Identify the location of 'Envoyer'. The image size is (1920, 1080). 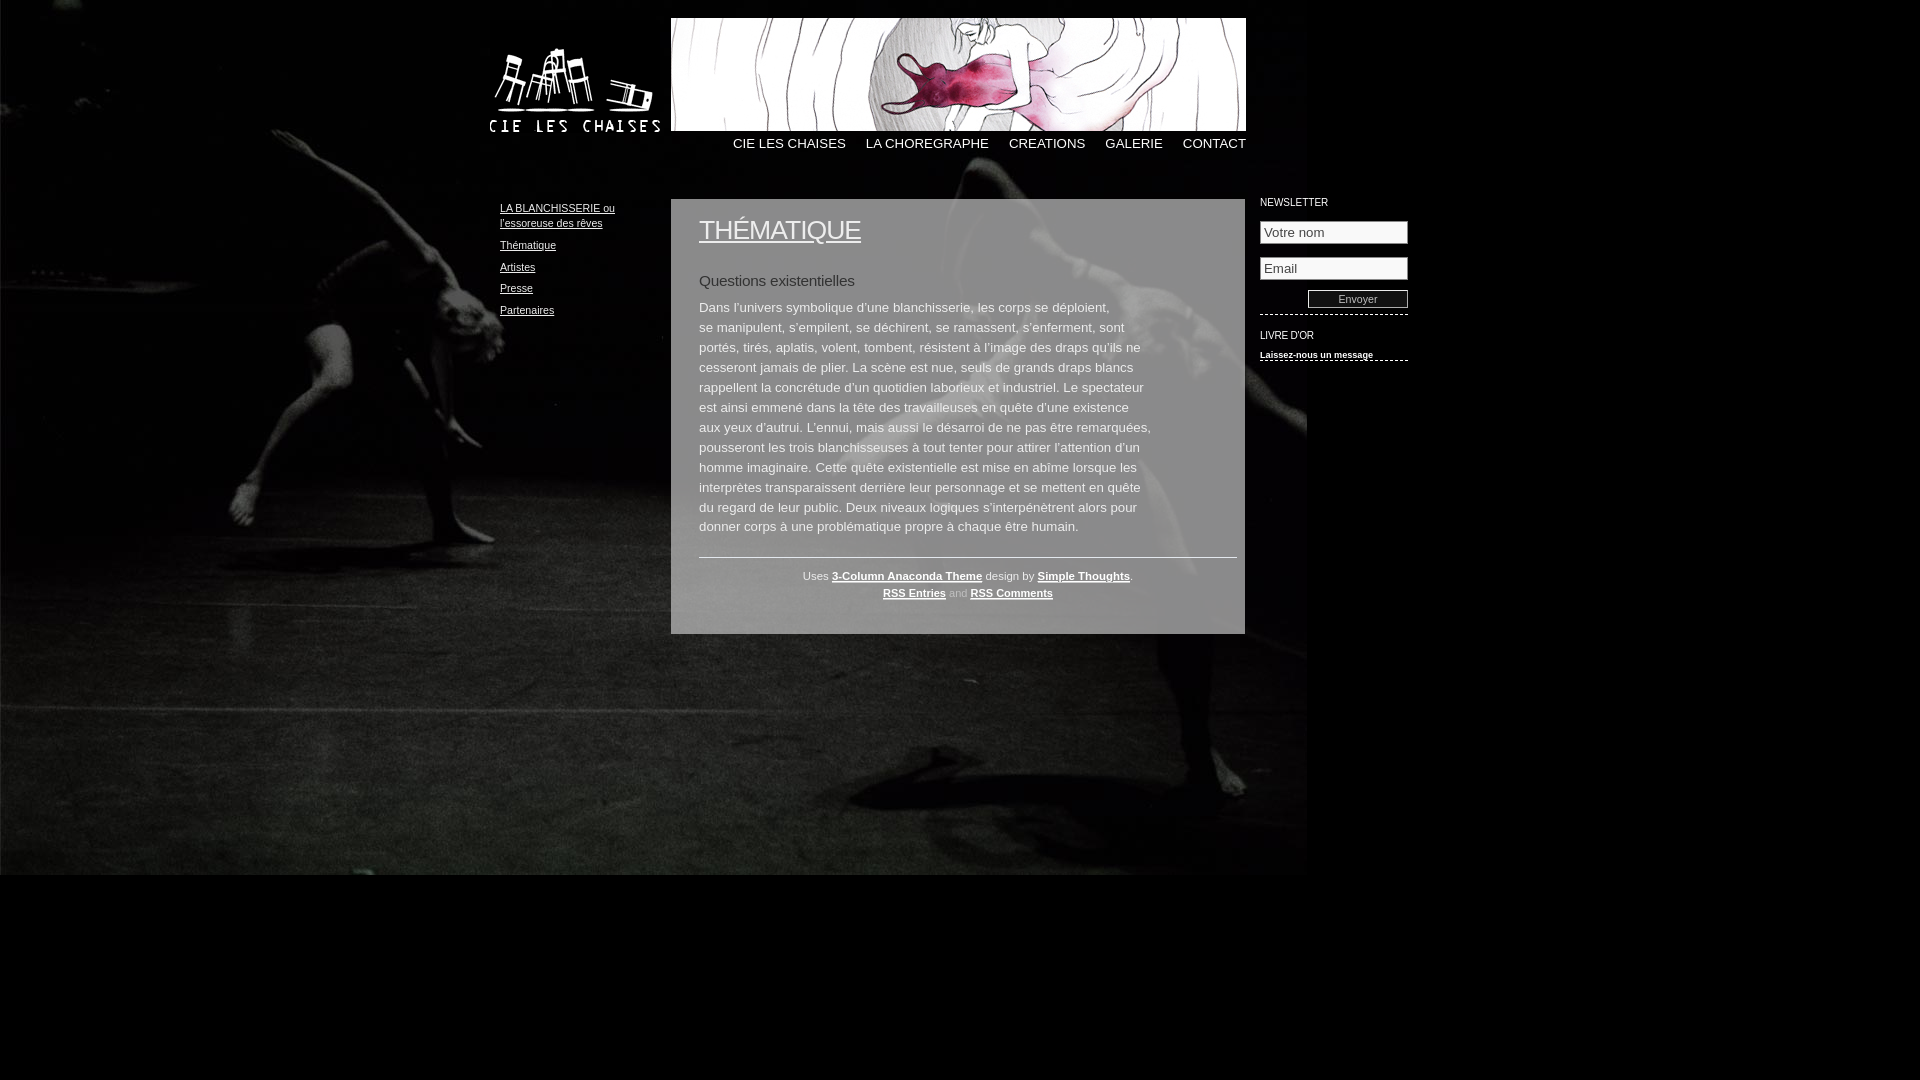
(1358, 299).